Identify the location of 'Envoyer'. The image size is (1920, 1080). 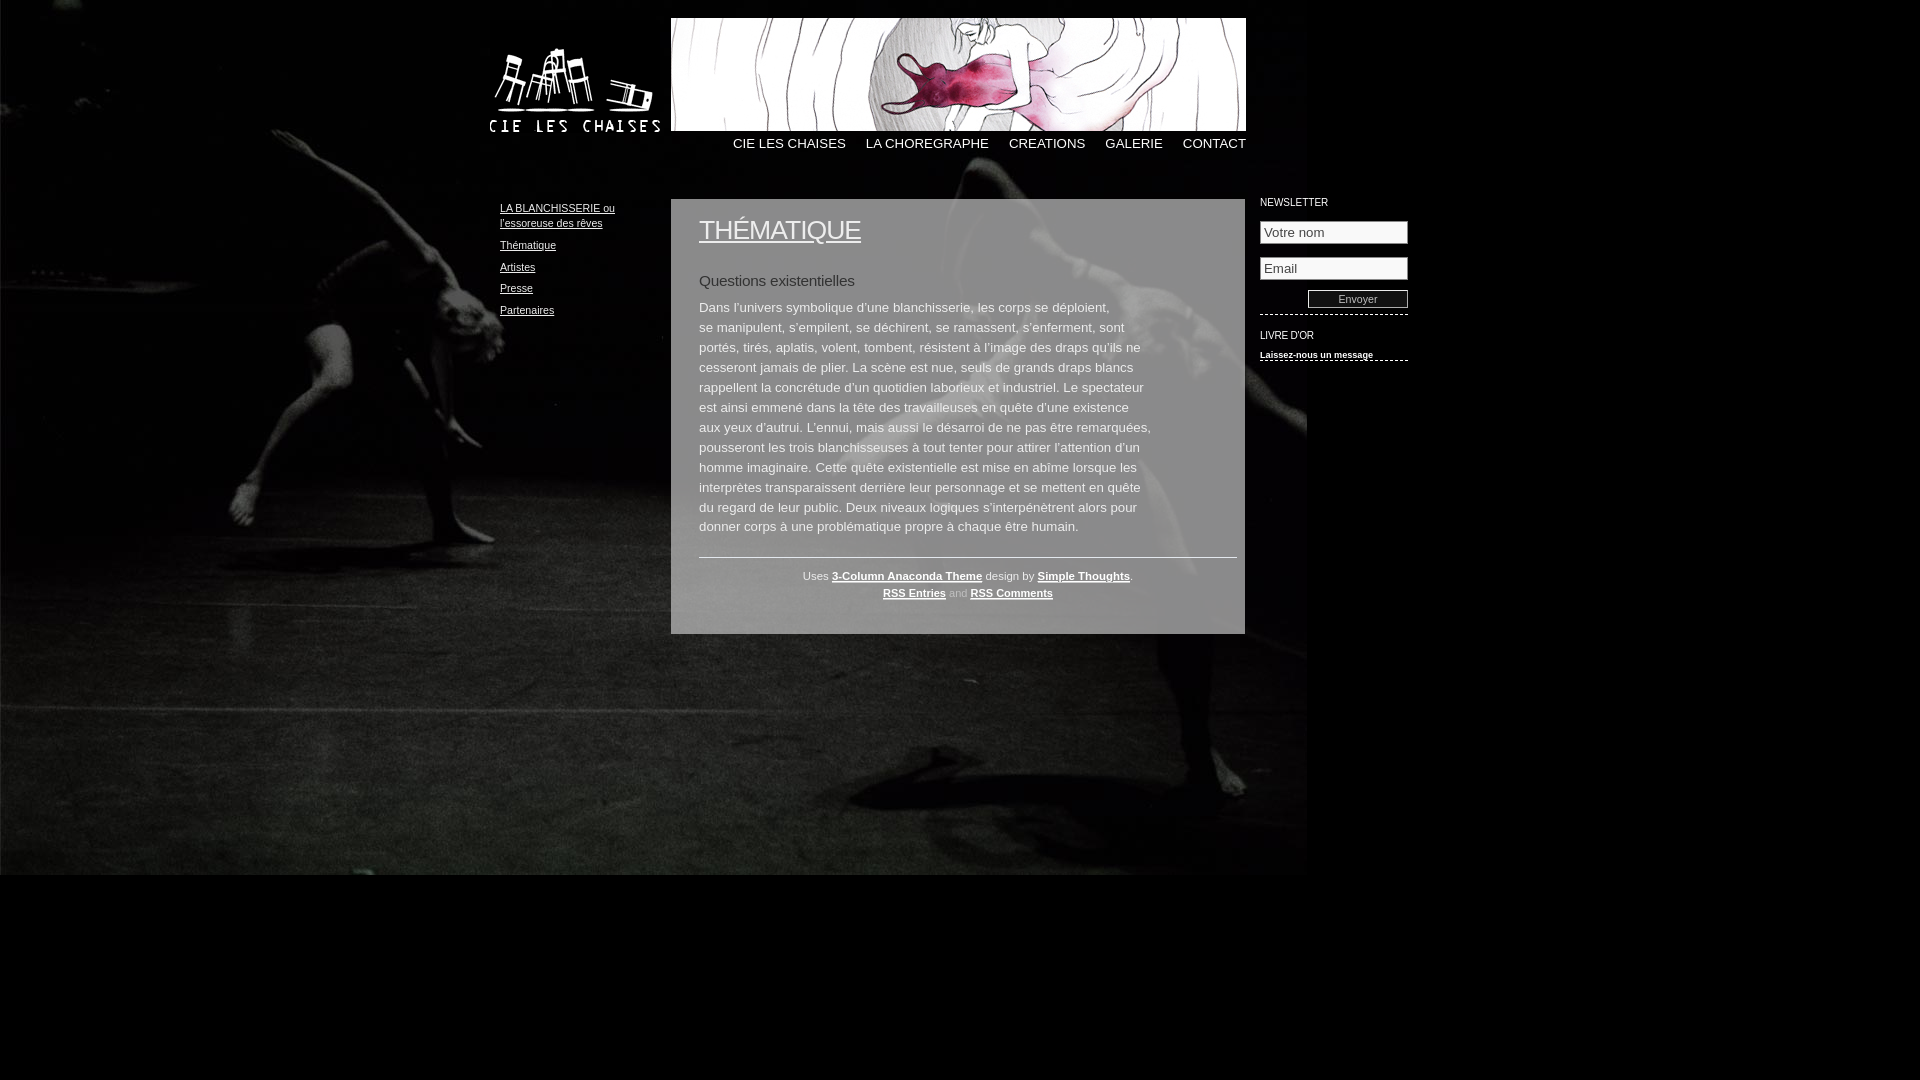
(1358, 299).